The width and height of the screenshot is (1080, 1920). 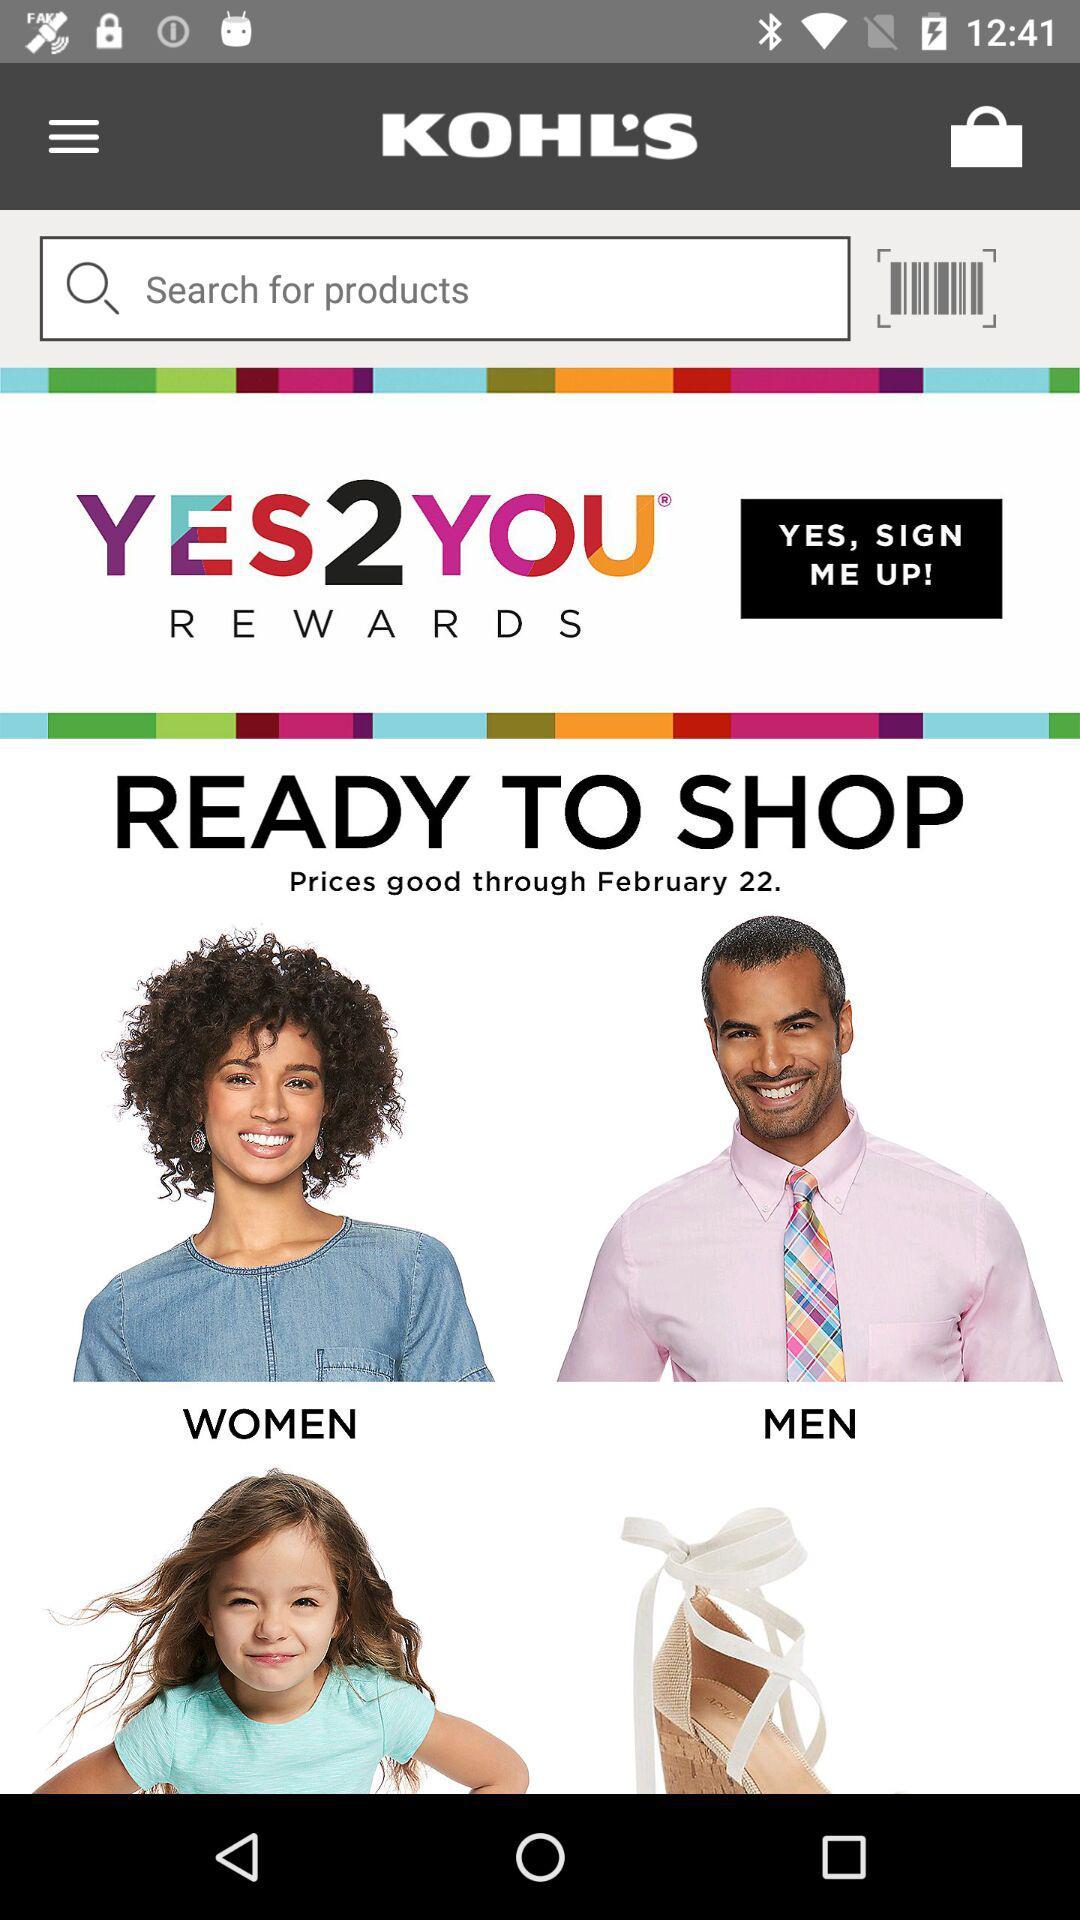 What do you see at coordinates (540, 135) in the screenshot?
I see `header text option` at bounding box center [540, 135].